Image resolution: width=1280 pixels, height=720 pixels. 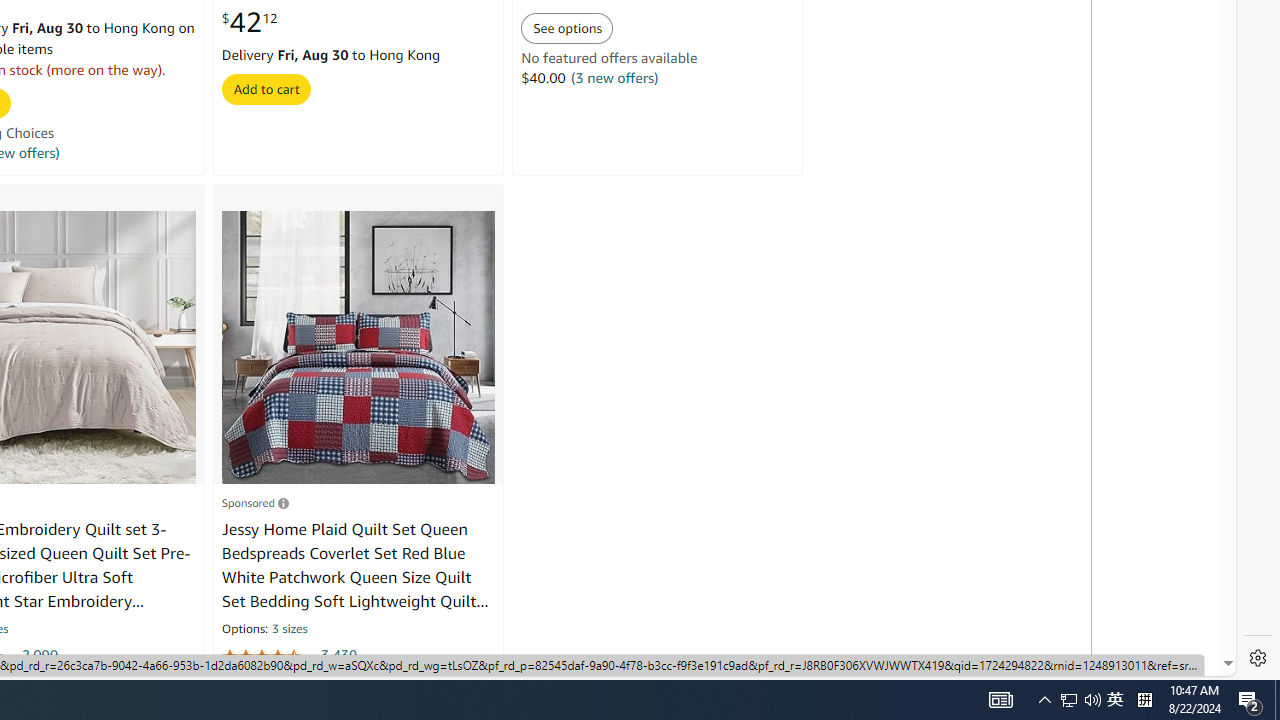 What do you see at coordinates (288, 630) in the screenshot?
I see `'3 sizes'` at bounding box center [288, 630].